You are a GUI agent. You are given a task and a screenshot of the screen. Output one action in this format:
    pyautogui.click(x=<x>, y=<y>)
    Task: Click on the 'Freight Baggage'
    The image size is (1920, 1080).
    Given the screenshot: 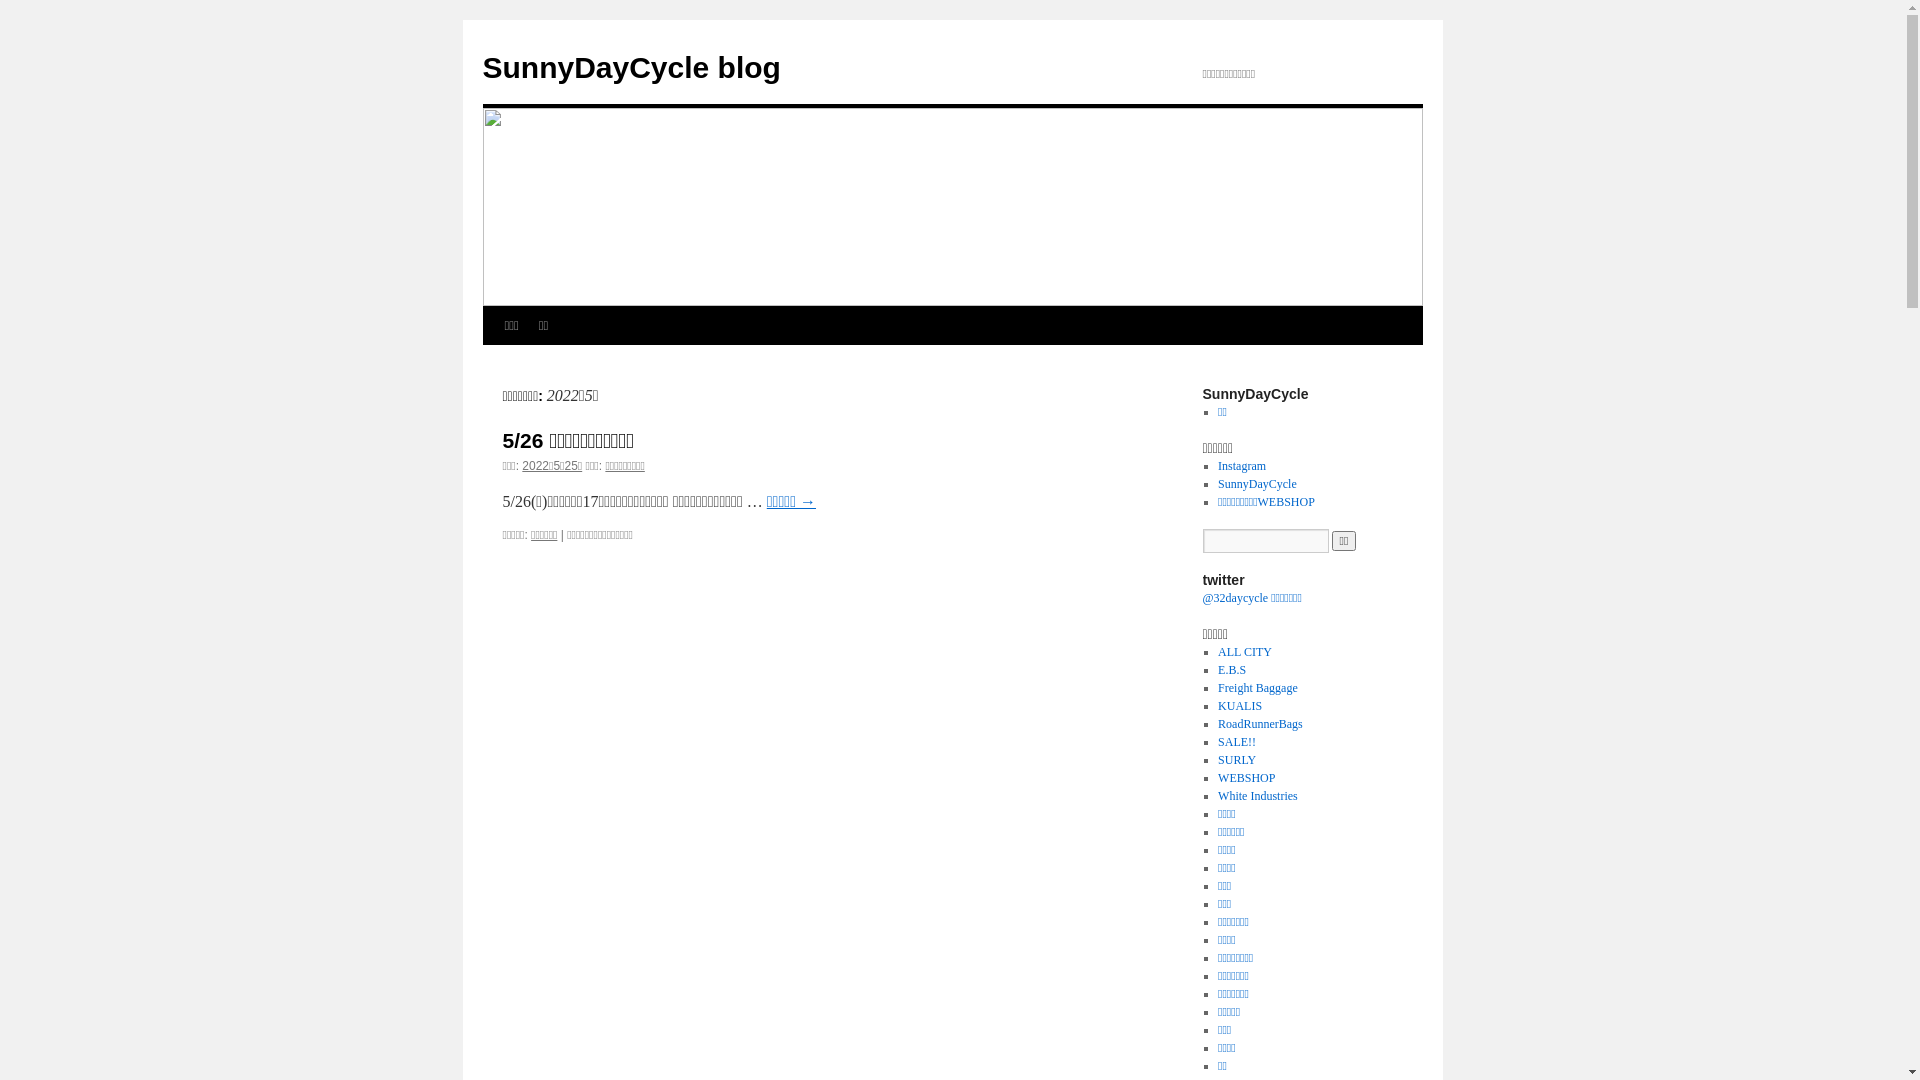 What is the action you would take?
    pyautogui.click(x=1256, y=686)
    